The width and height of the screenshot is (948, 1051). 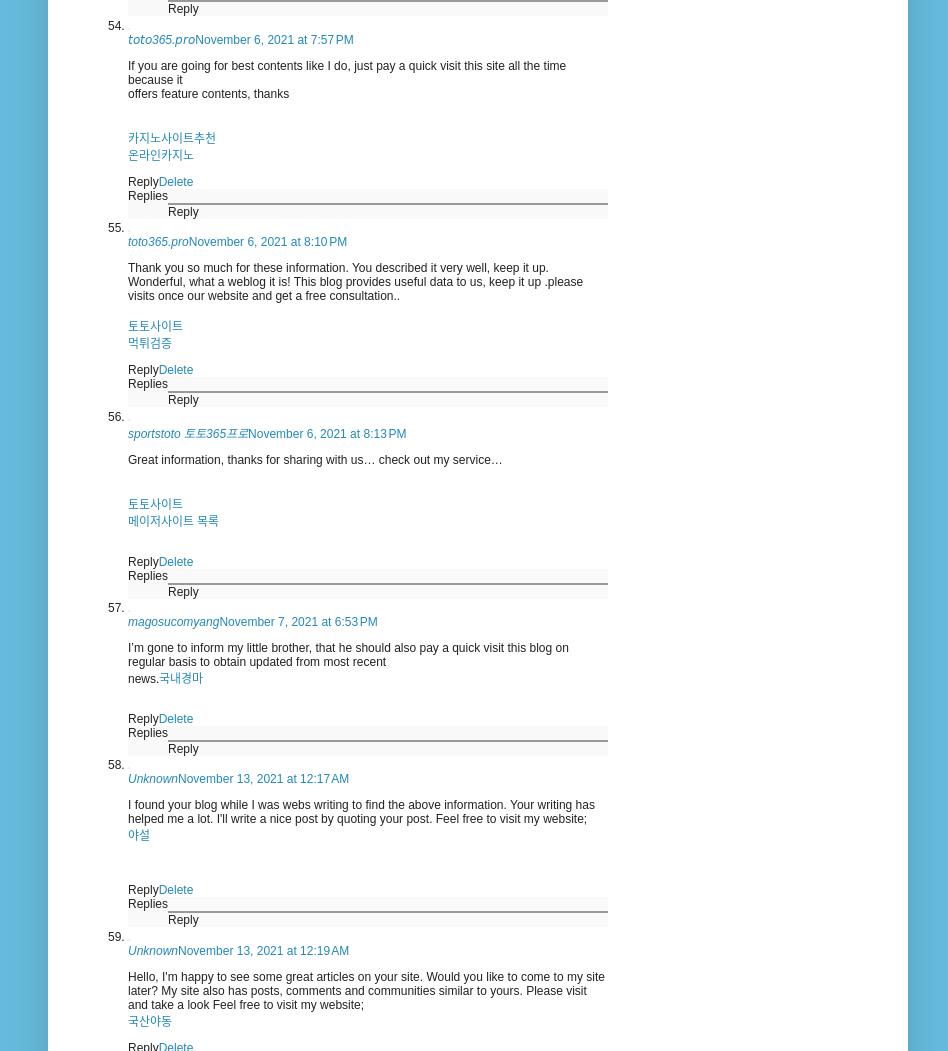 What do you see at coordinates (359, 812) in the screenshot?
I see `'I found your blog while I was webs writing to find the above information. Your writing has helped me a lot. I'll write a nice post by quoting your post.  Feel free to visit my website;'` at bounding box center [359, 812].